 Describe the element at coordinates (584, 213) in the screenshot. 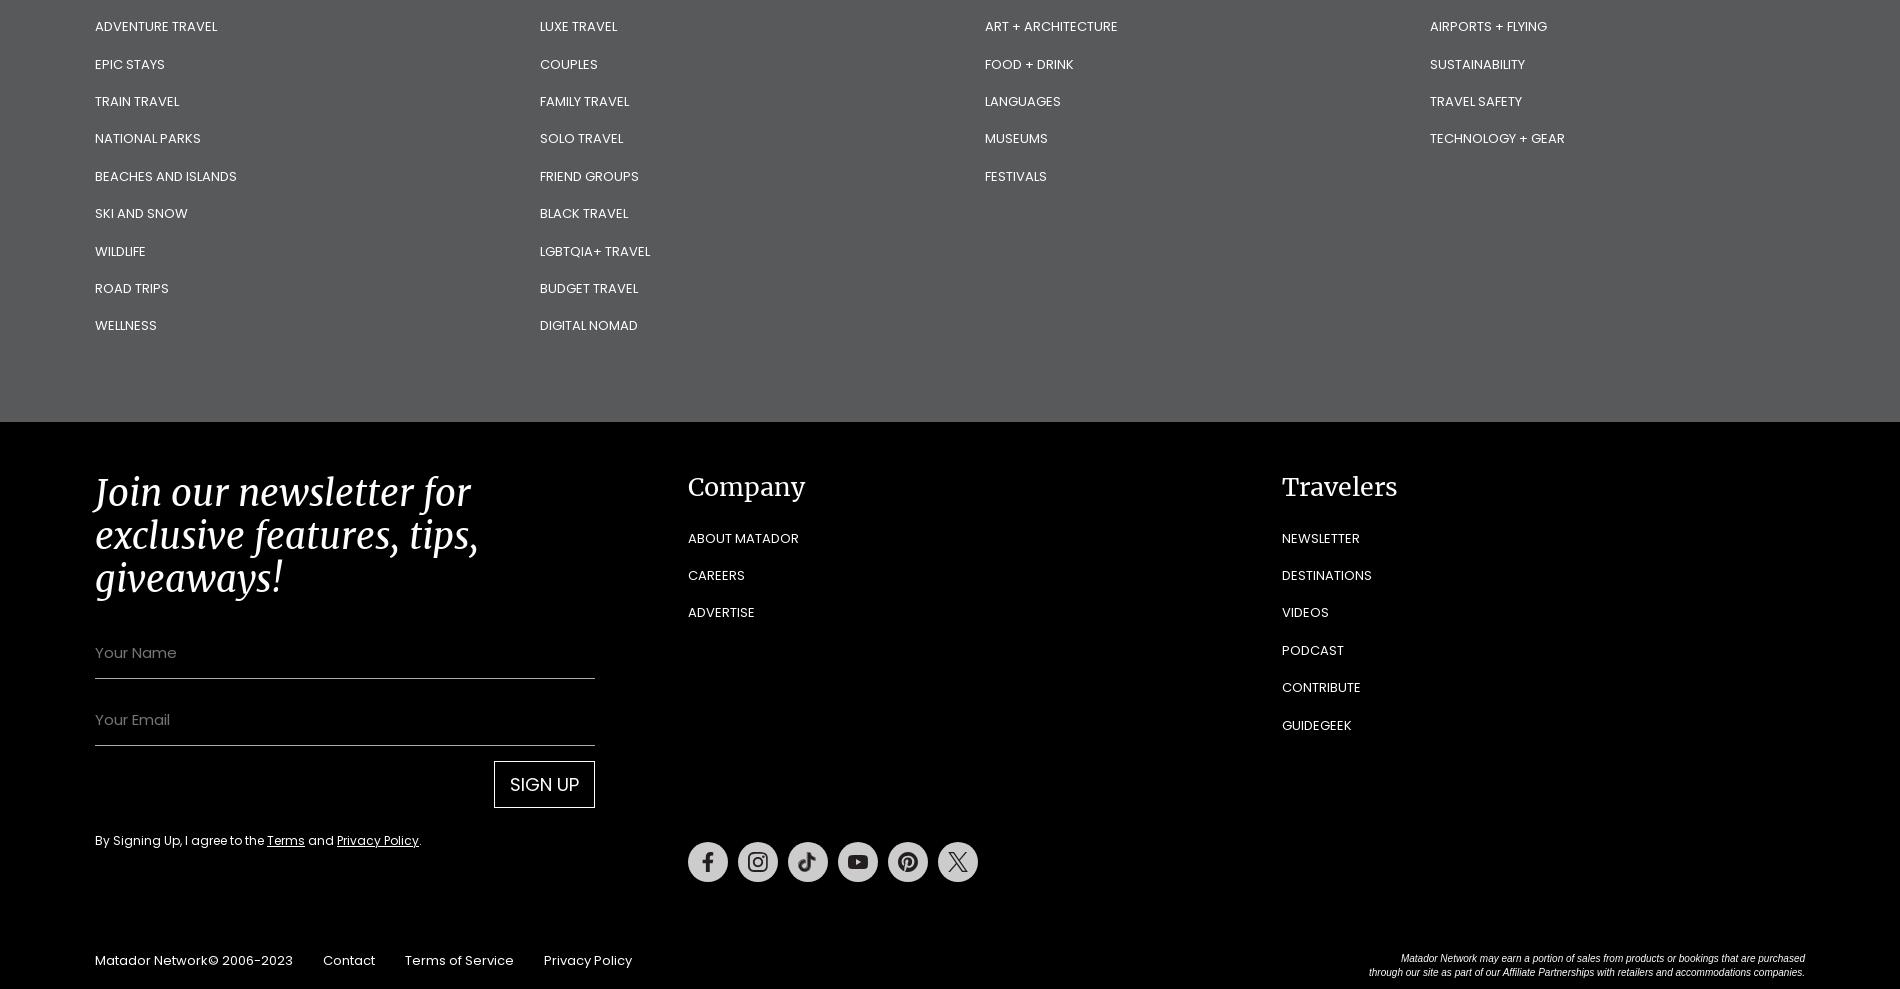

I see `'Black Travel'` at that location.